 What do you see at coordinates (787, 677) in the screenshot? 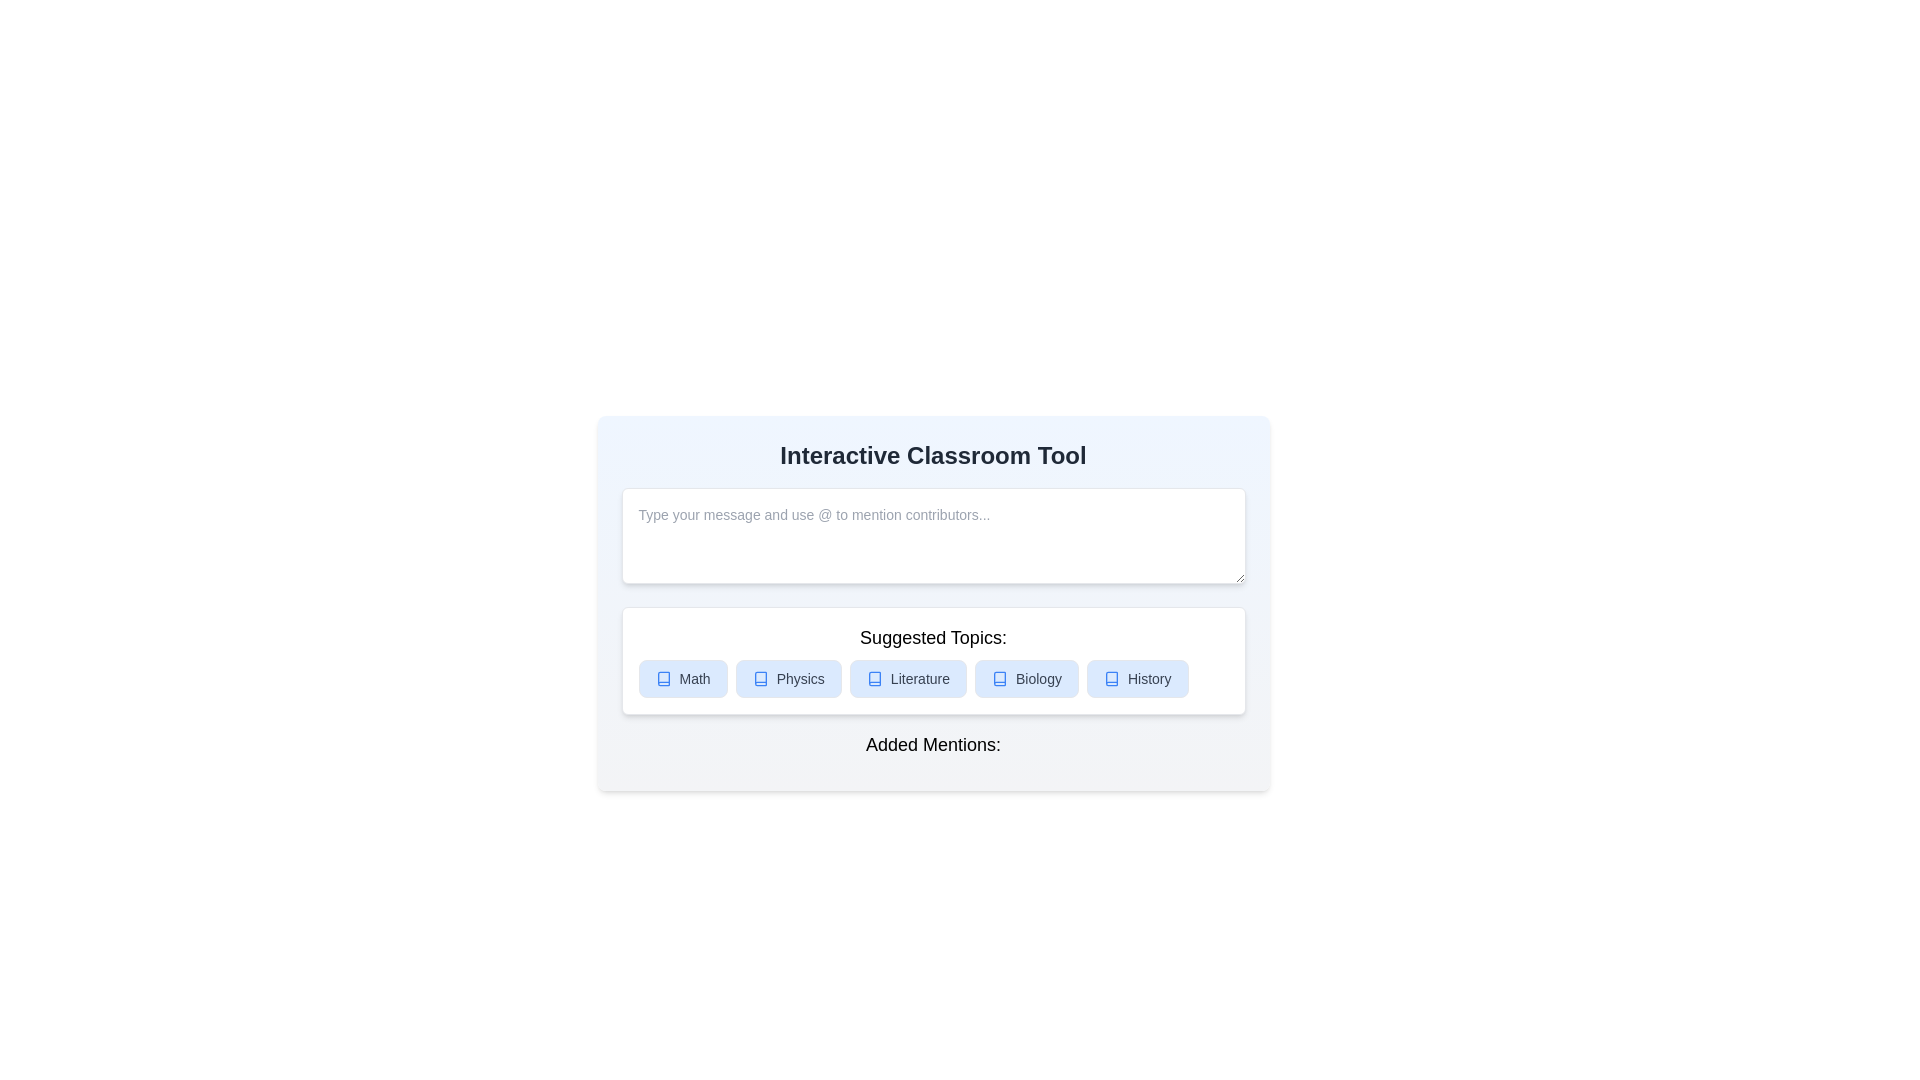
I see `the 'Physics' button, which is styled with a light blue background and a book icon, located below the 'Suggested Topics:' title` at bounding box center [787, 677].